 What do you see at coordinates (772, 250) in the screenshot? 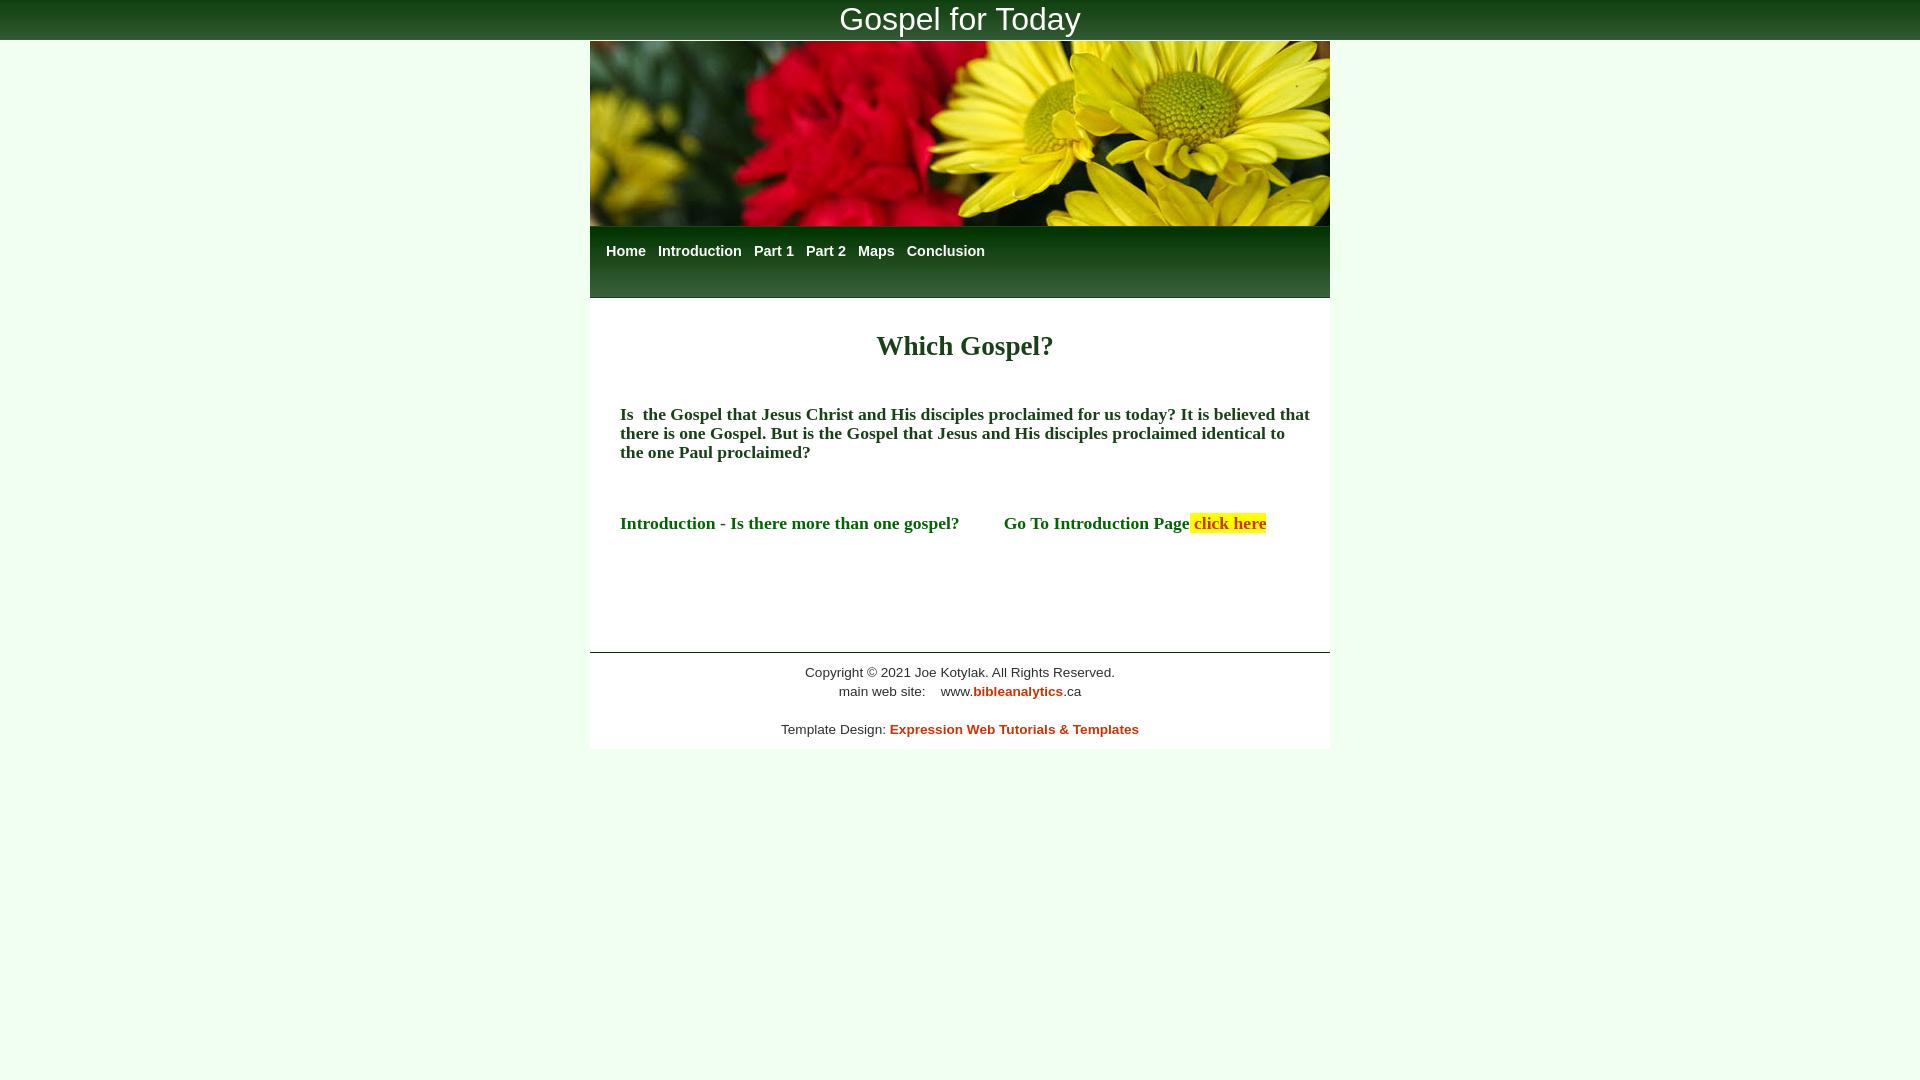
I see `'Part 1'` at bounding box center [772, 250].